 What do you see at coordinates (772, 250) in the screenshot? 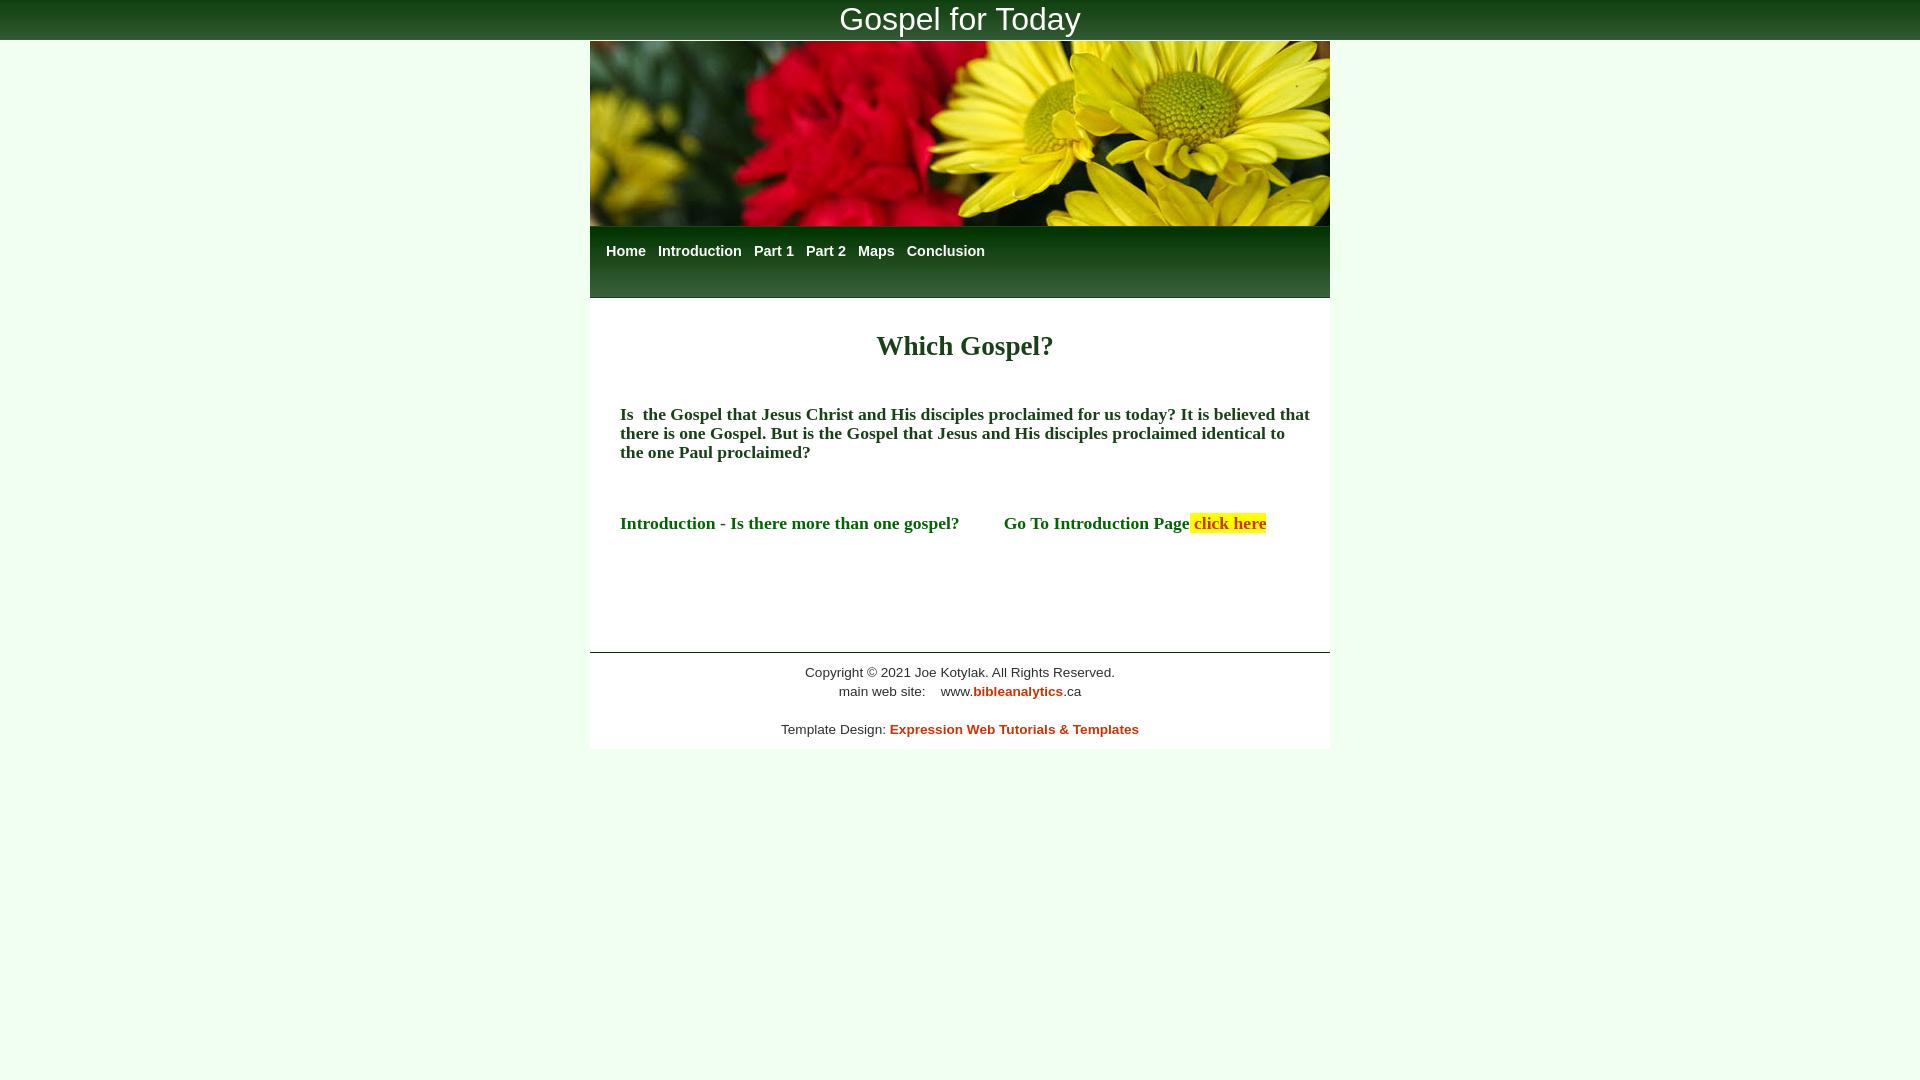
I see `'Part 1'` at bounding box center [772, 250].